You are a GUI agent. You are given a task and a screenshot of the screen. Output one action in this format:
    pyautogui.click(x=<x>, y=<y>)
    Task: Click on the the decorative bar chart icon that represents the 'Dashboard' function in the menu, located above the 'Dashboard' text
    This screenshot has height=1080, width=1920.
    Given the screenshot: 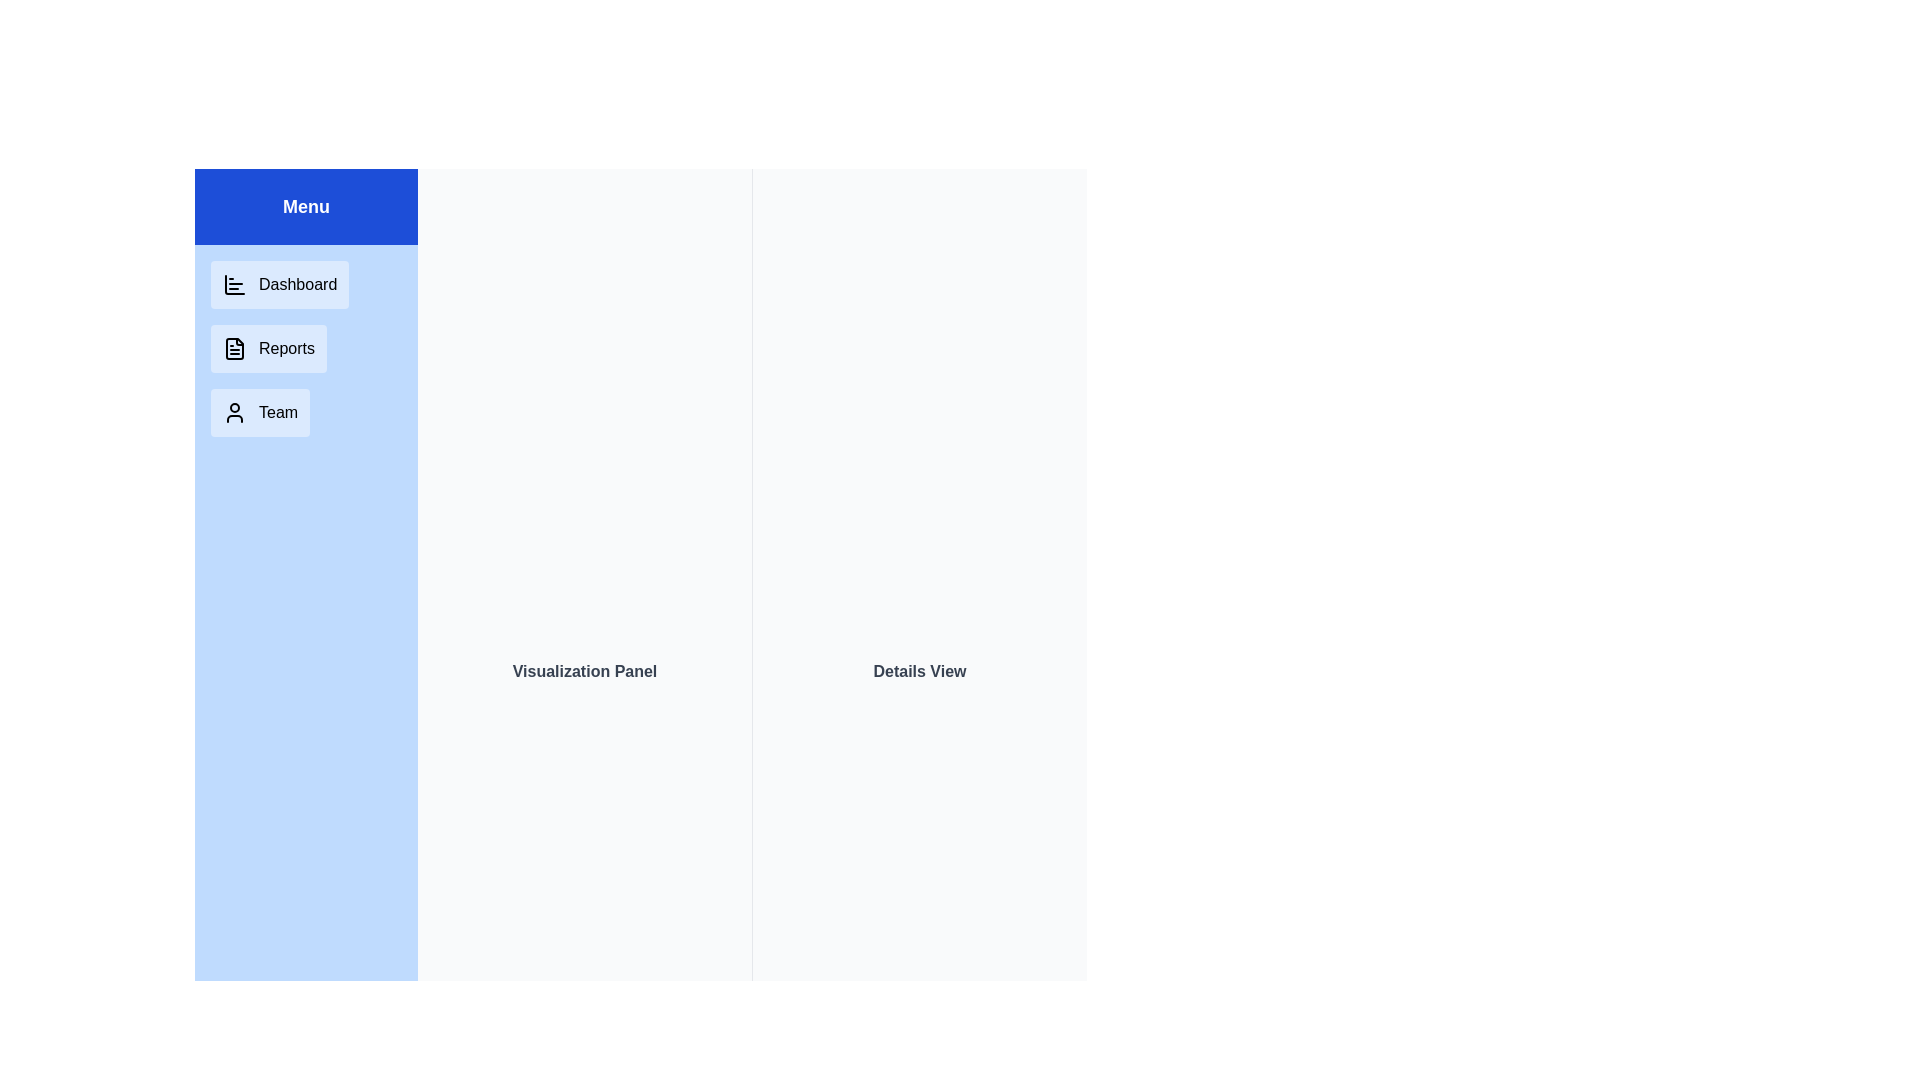 What is the action you would take?
    pyautogui.click(x=235, y=285)
    